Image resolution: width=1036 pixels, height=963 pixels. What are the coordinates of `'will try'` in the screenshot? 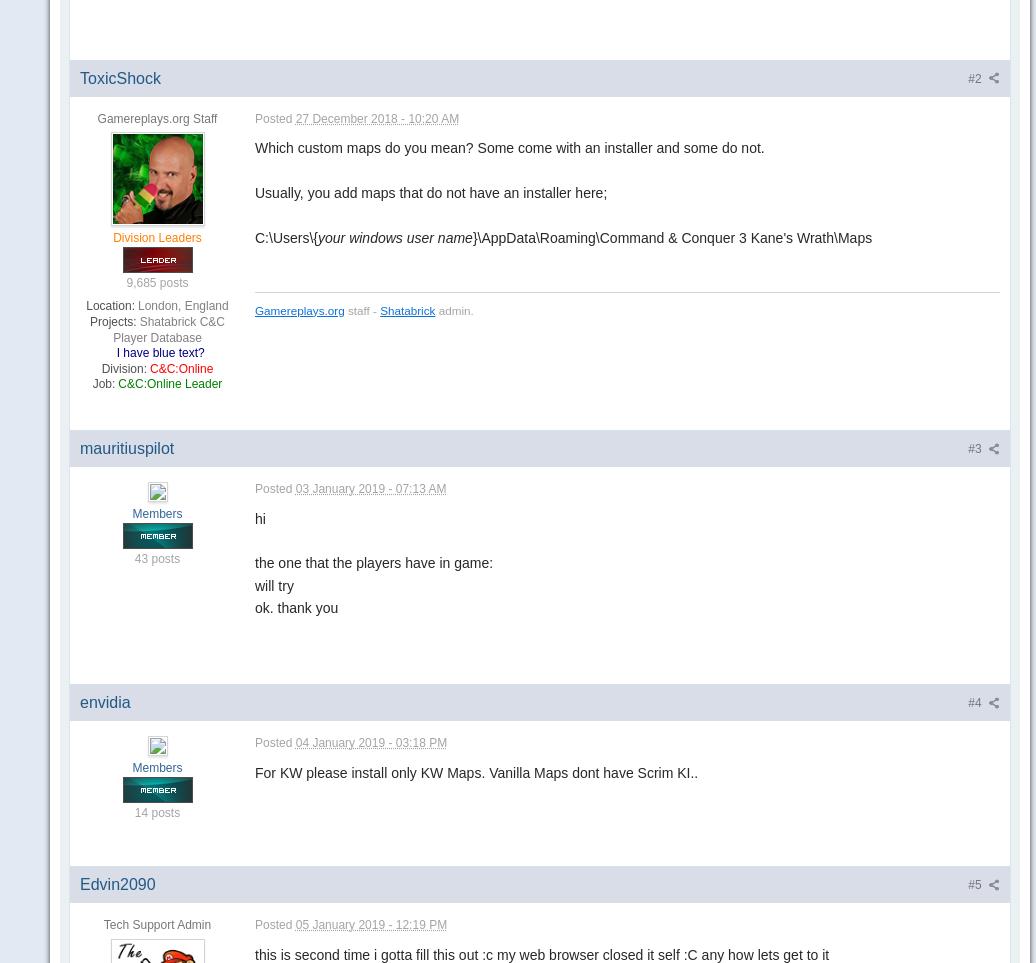 It's located at (254, 585).